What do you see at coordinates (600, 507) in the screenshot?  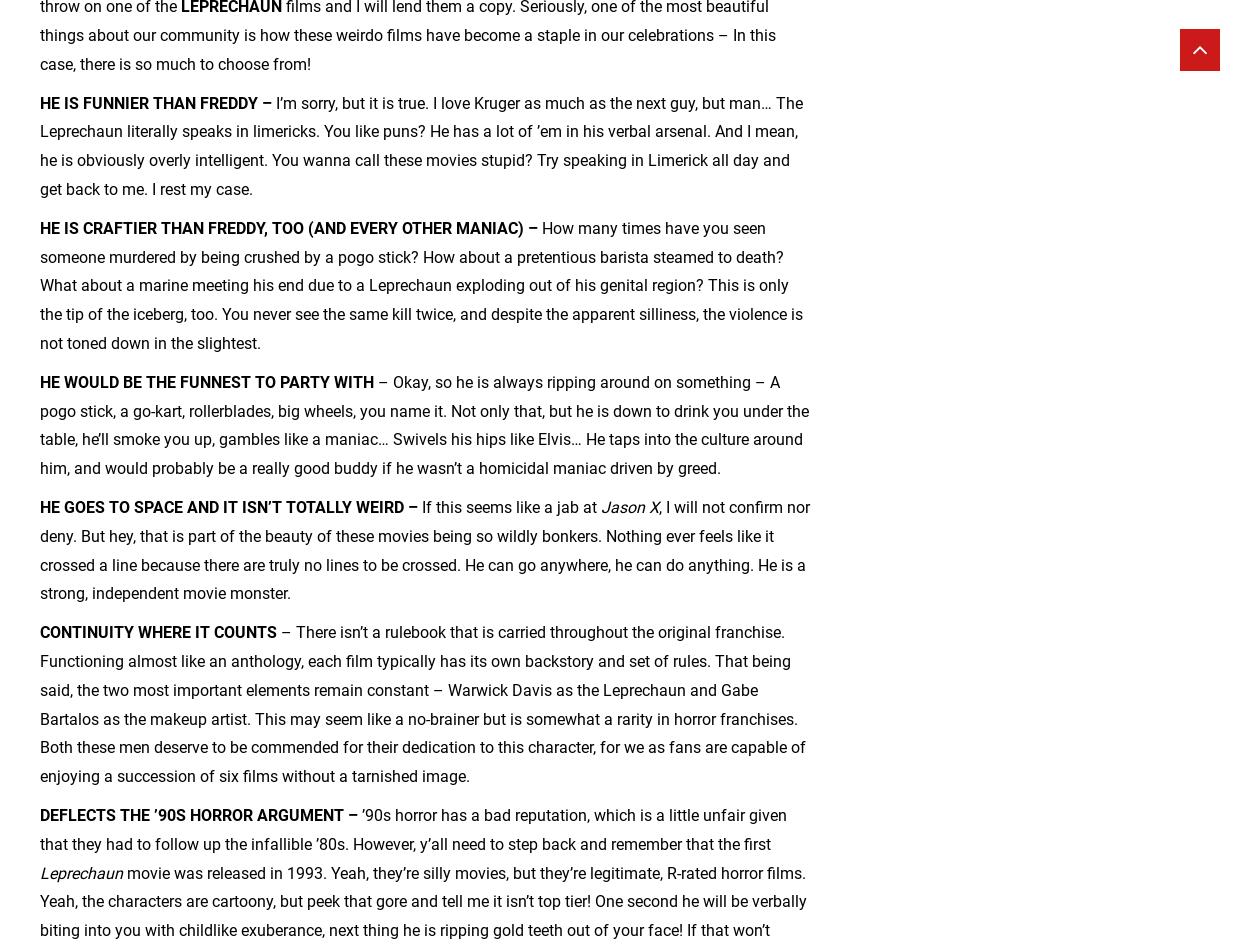 I see `'Jason X'` at bounding box center [600, 507].